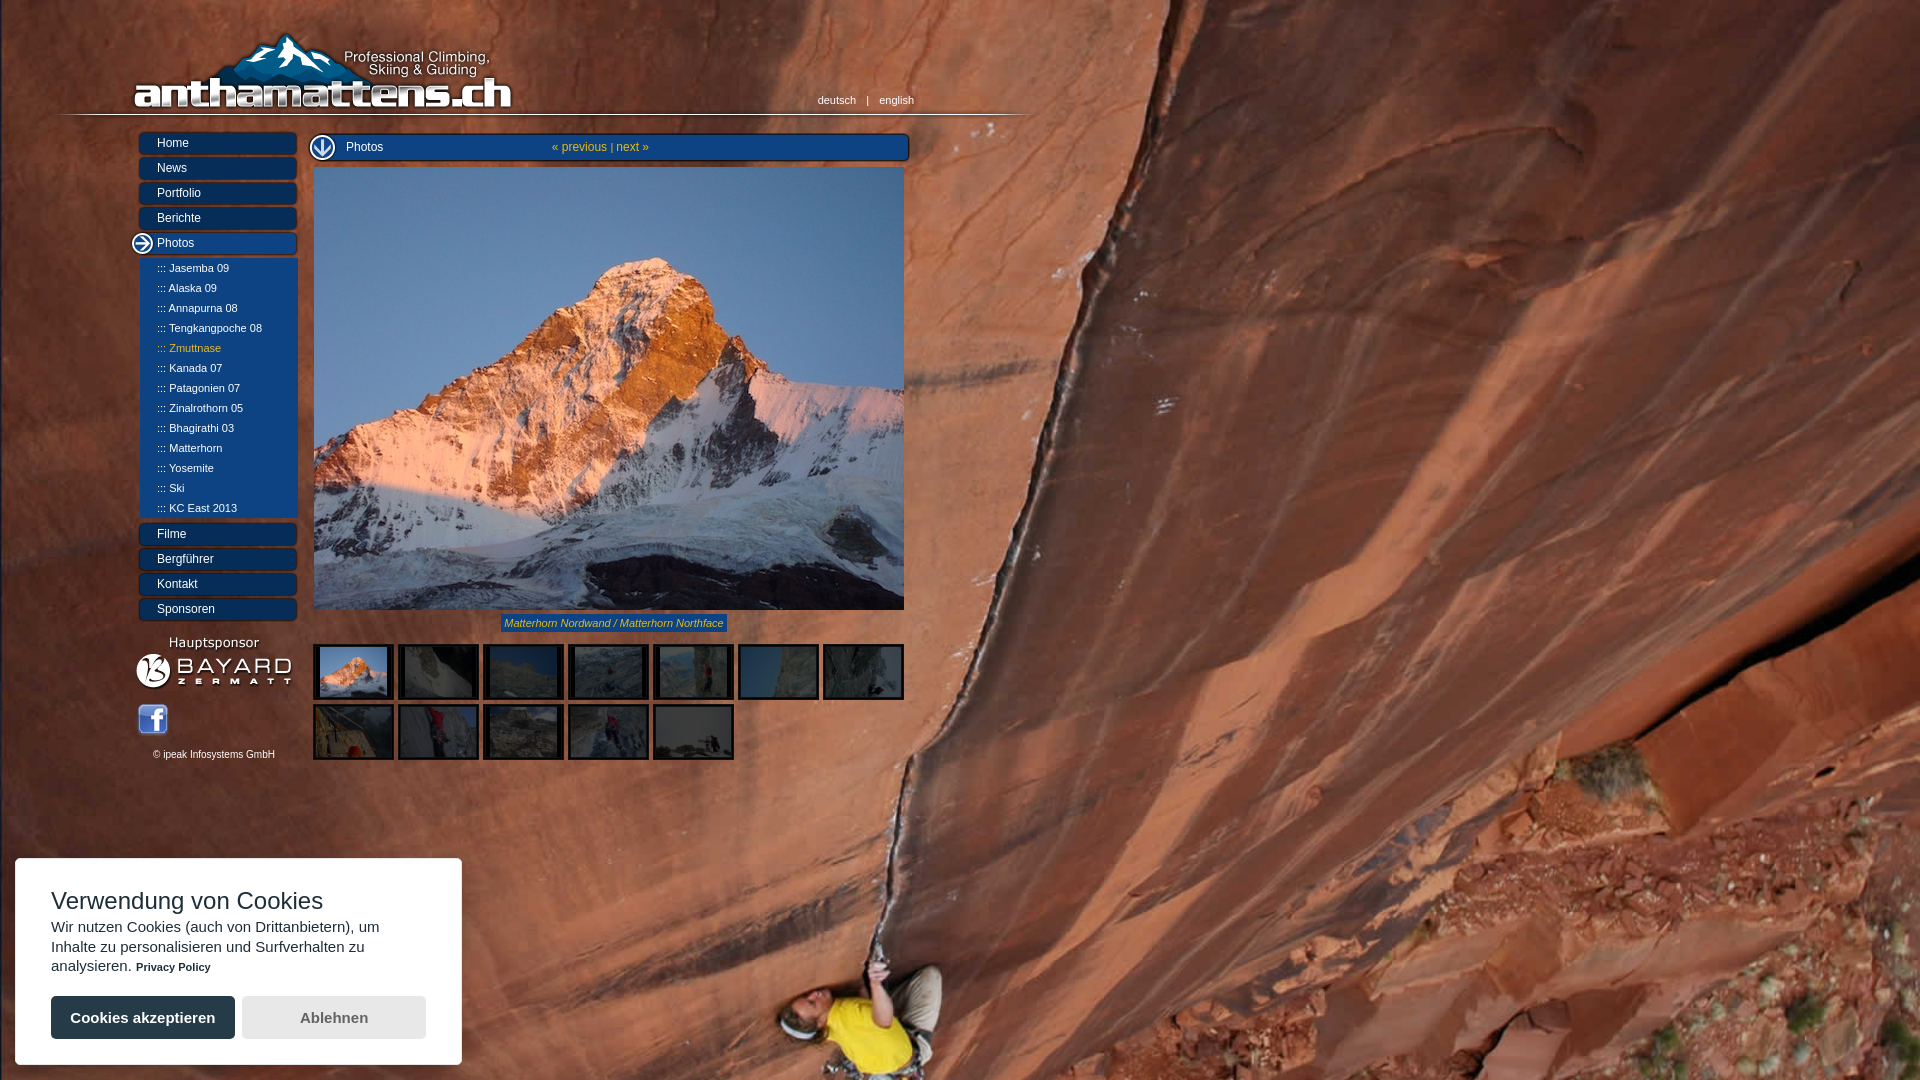  Describe the element at coordinates (214, 584) in the screenshot. I see `'Kontakt'` at that location.